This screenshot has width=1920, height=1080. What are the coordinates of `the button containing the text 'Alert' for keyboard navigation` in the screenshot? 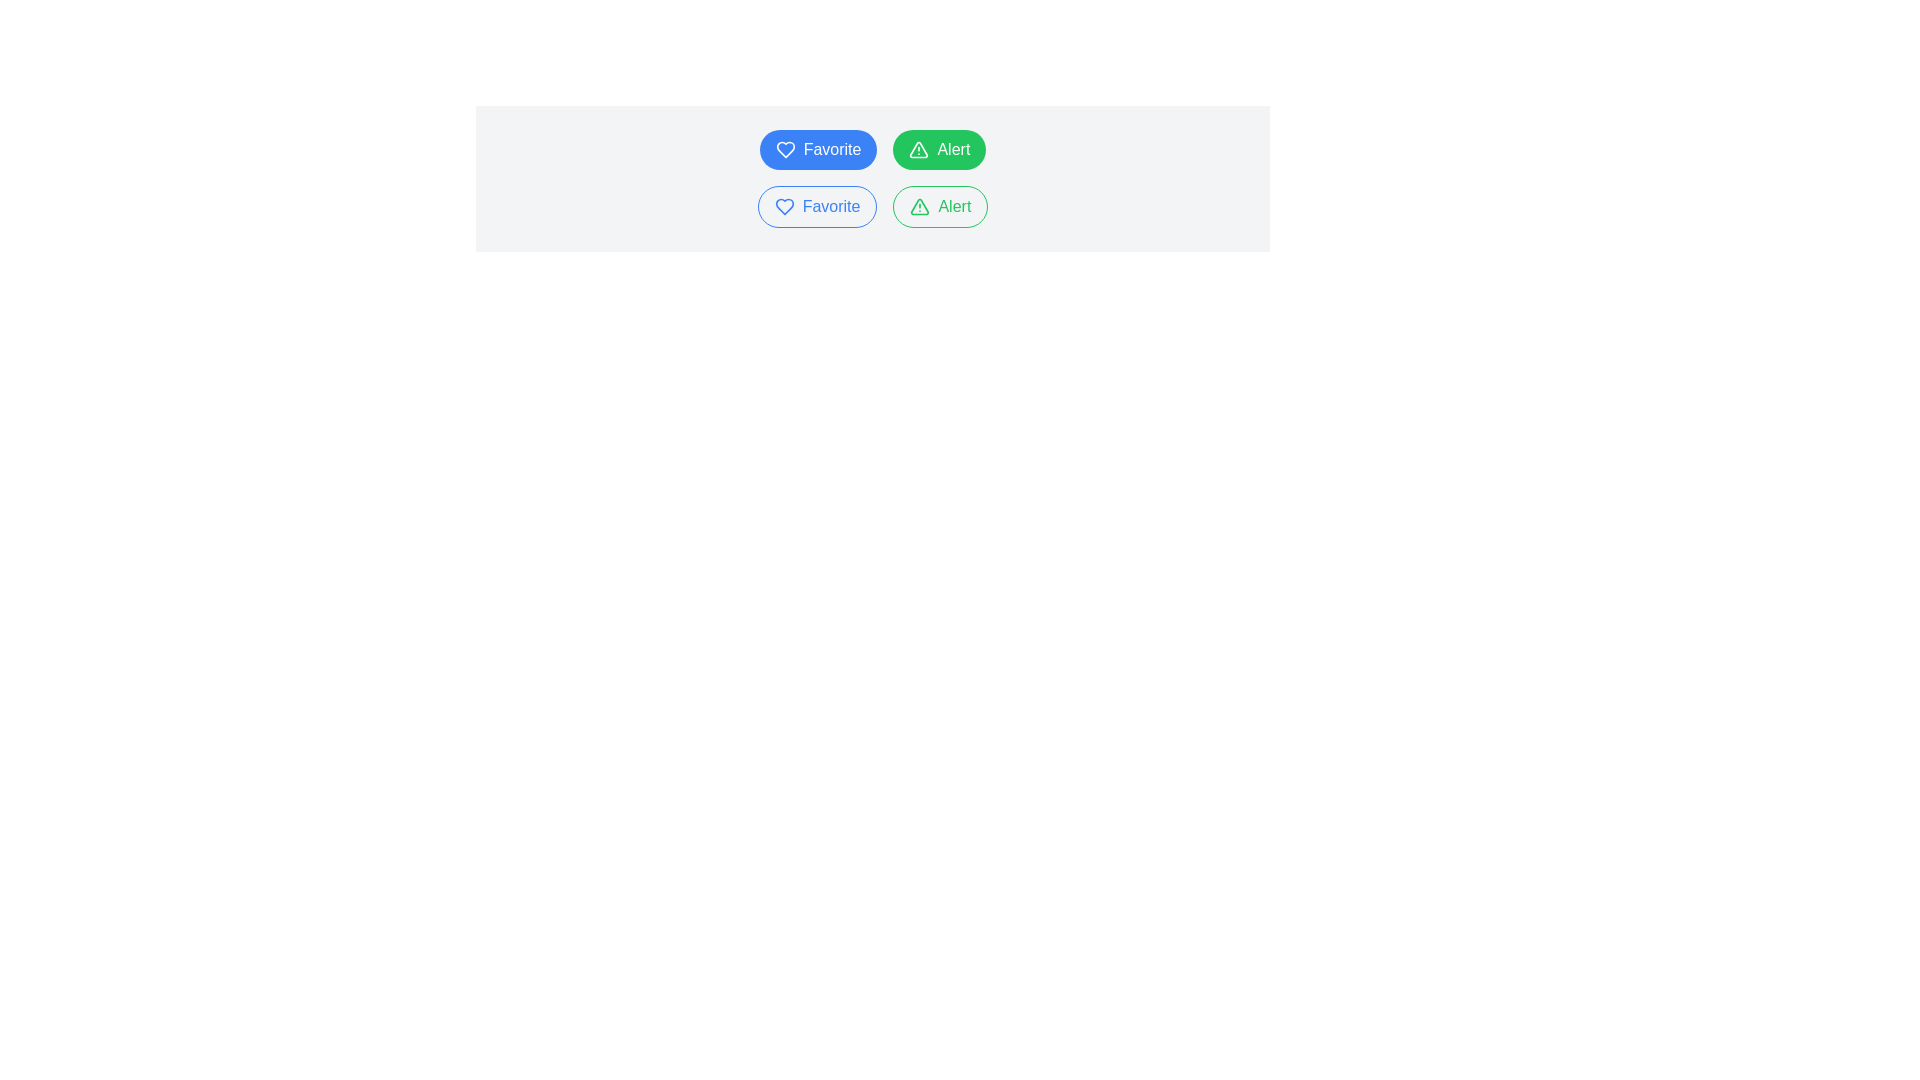 It's located at (953, 207).